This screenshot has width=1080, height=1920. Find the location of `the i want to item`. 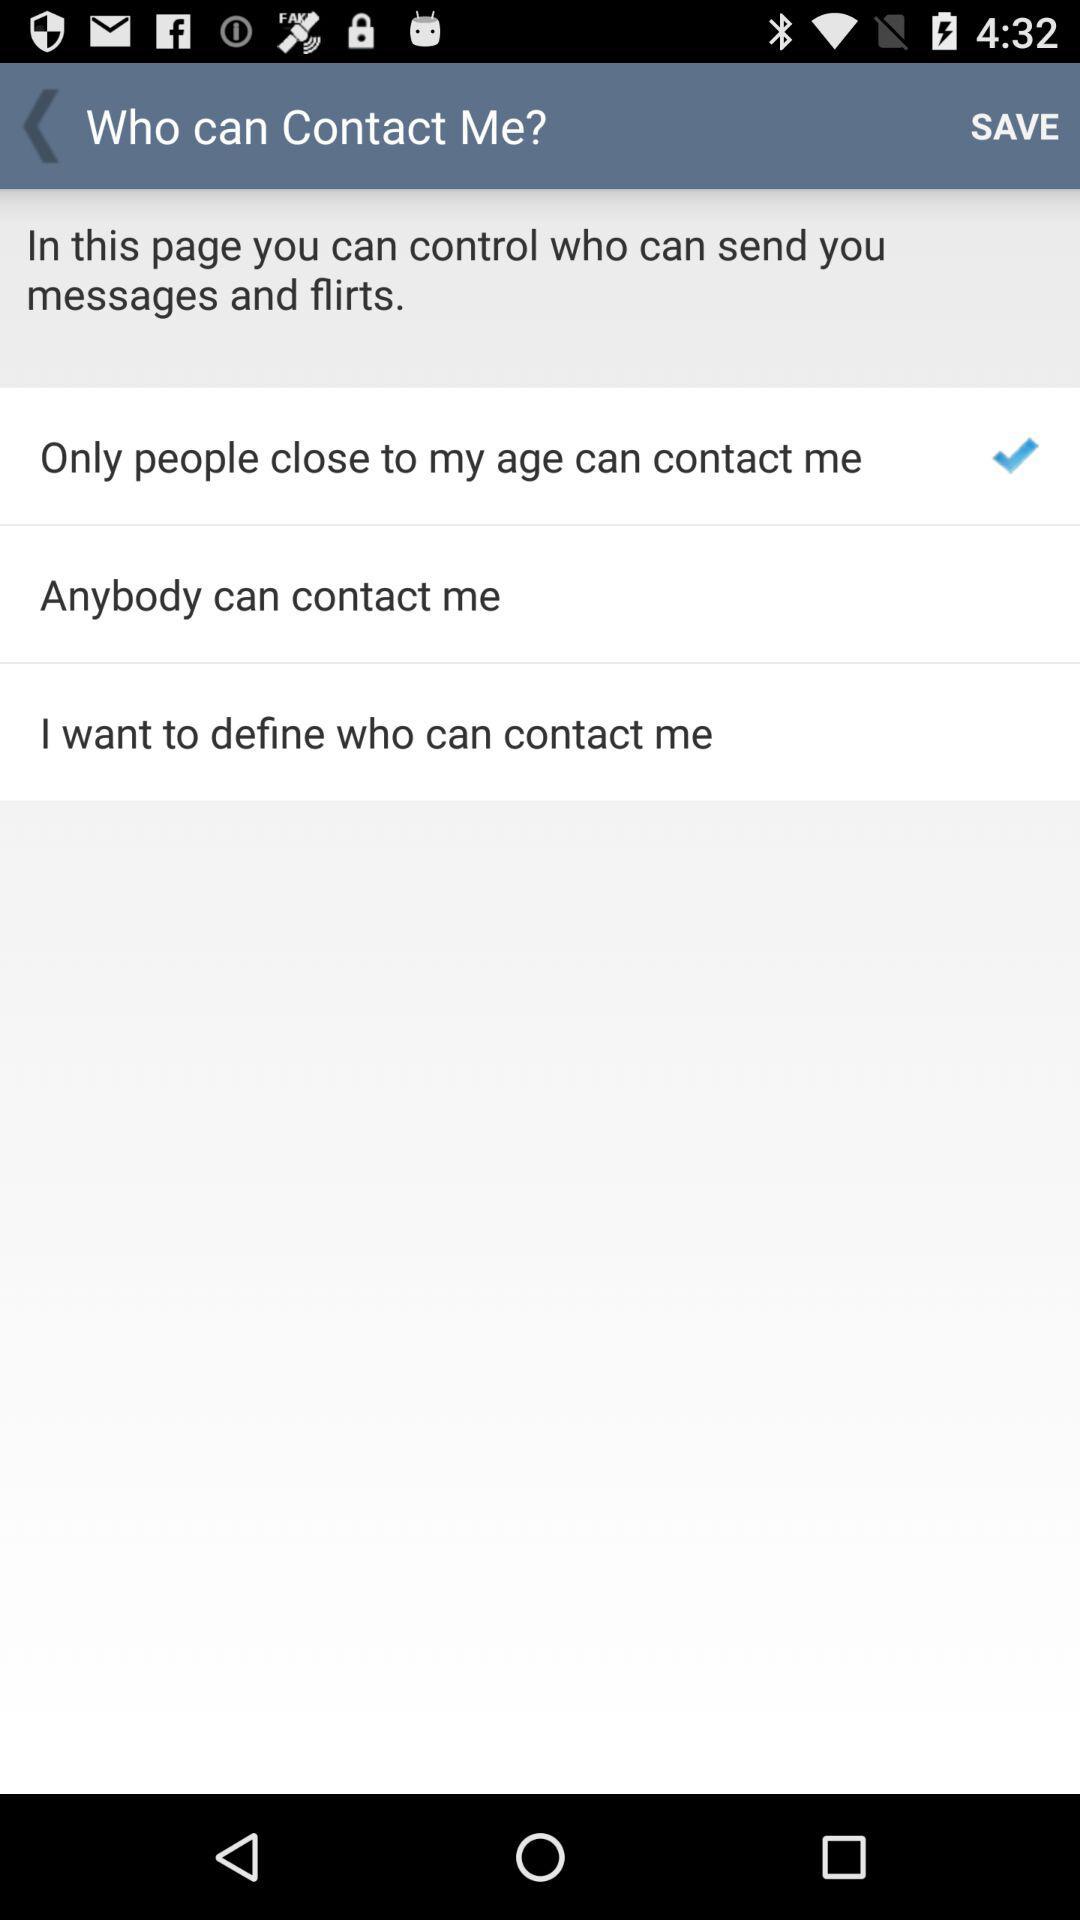

the i want to item is located at coordinates (489, 731).